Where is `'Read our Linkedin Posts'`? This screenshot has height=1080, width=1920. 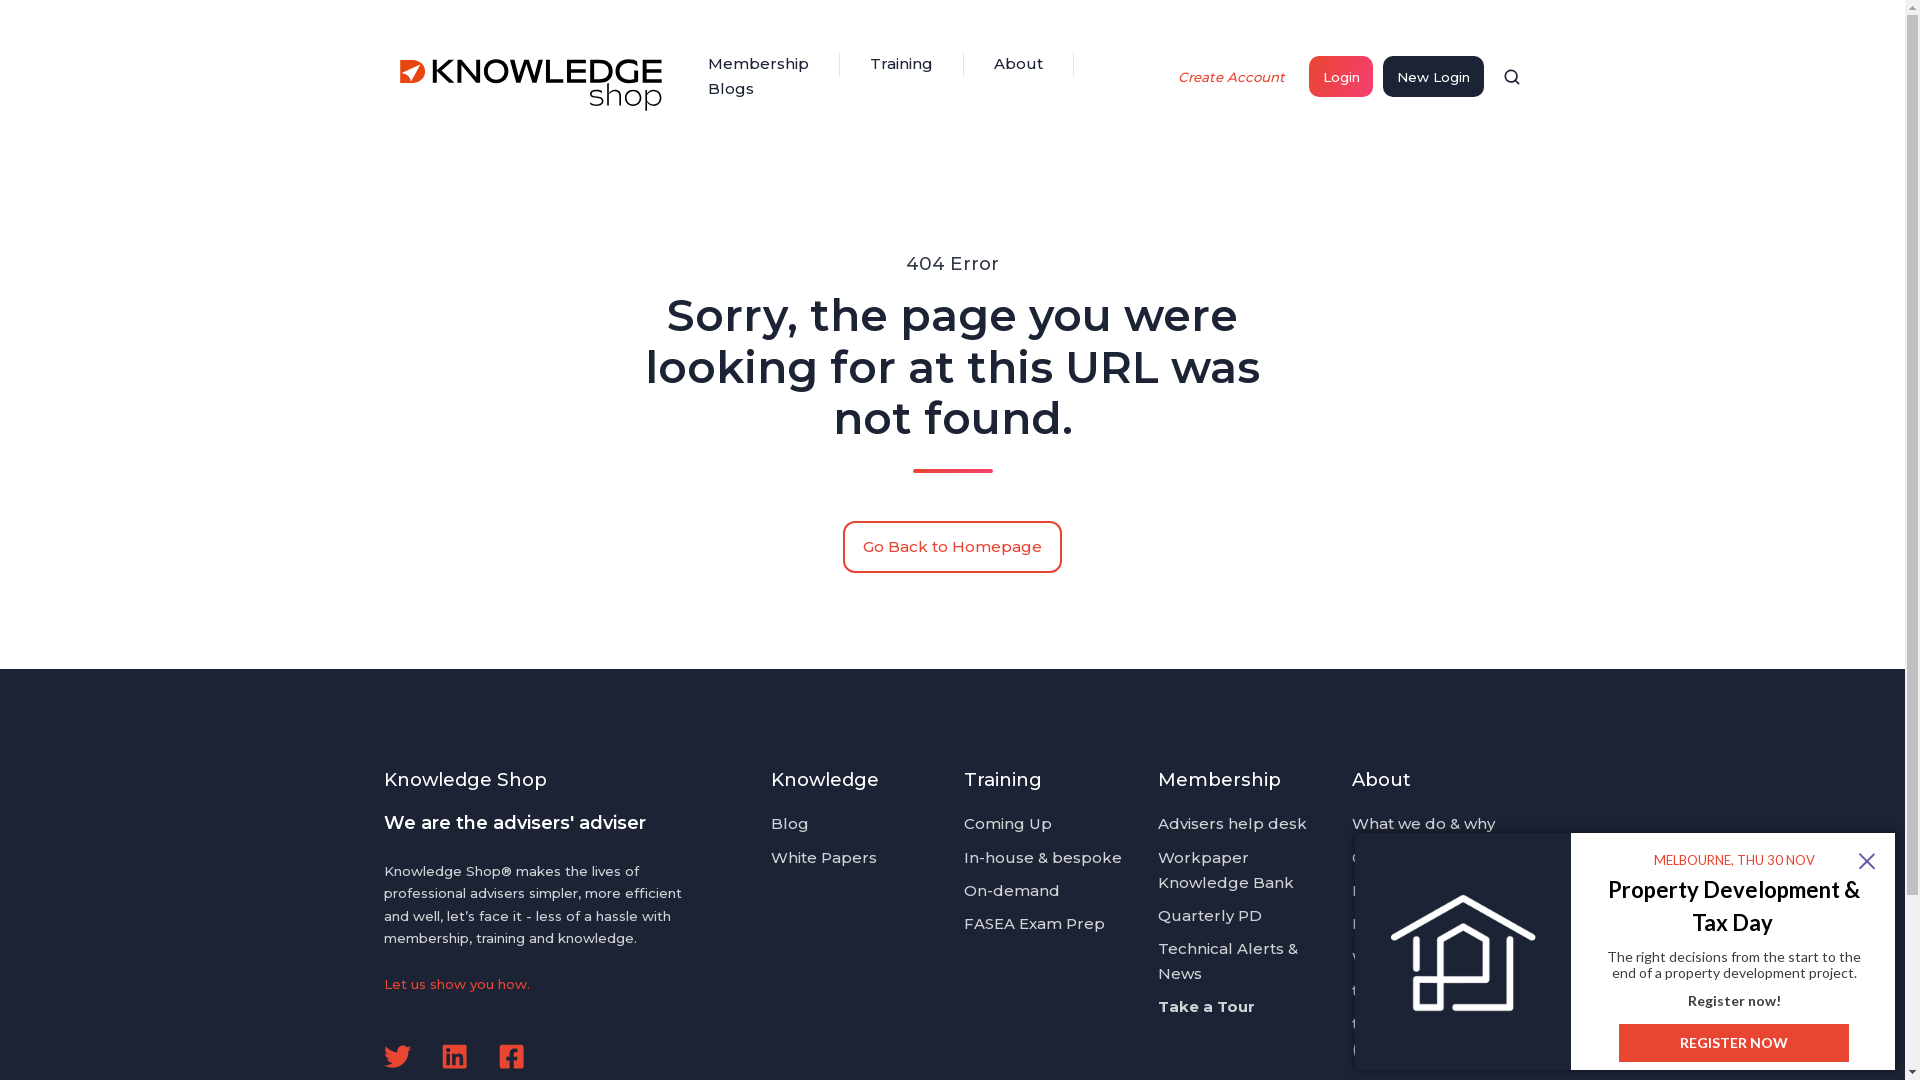
'Read our Linkedin Posts' is located at coordinates (453, 1055).